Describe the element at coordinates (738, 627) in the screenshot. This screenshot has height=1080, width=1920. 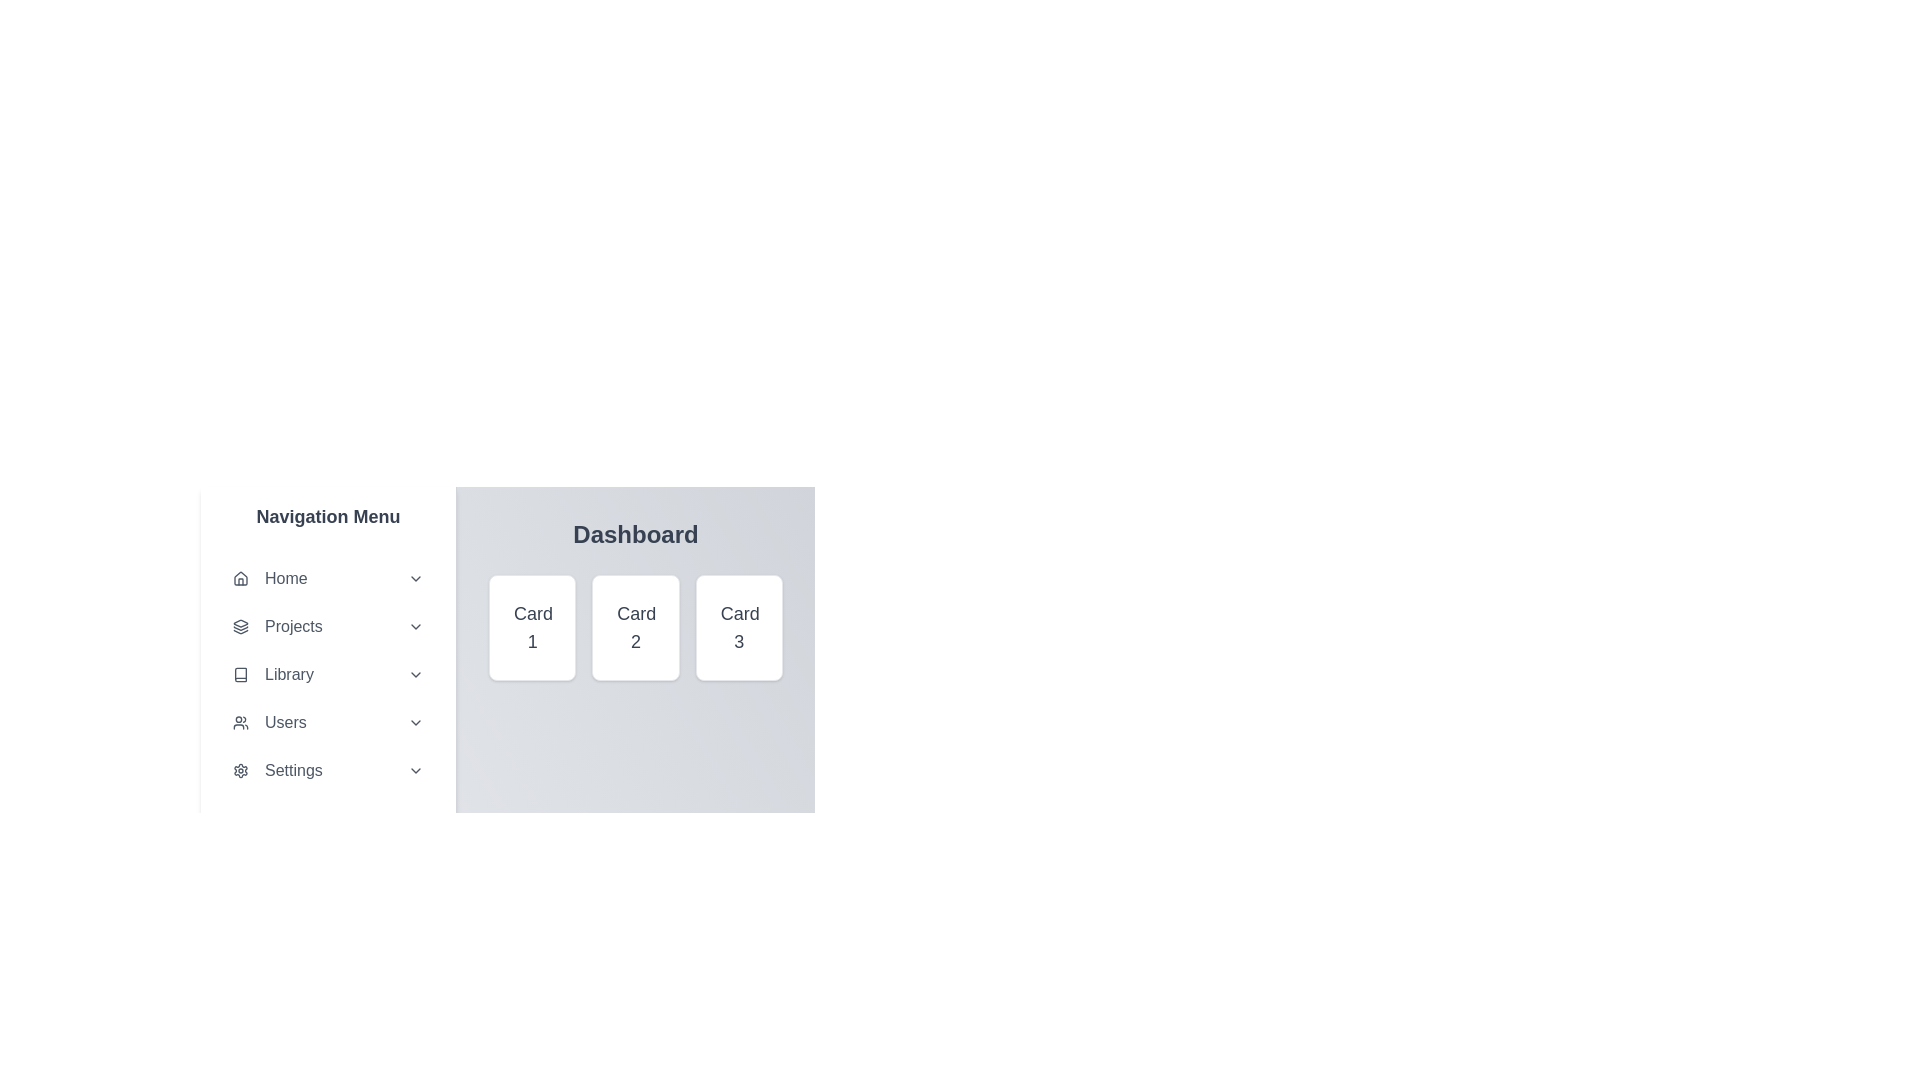
I see `the information card located in the third column of the grid layout, positioned to the right of 'Card 2' and below the dashboard title` at that location.